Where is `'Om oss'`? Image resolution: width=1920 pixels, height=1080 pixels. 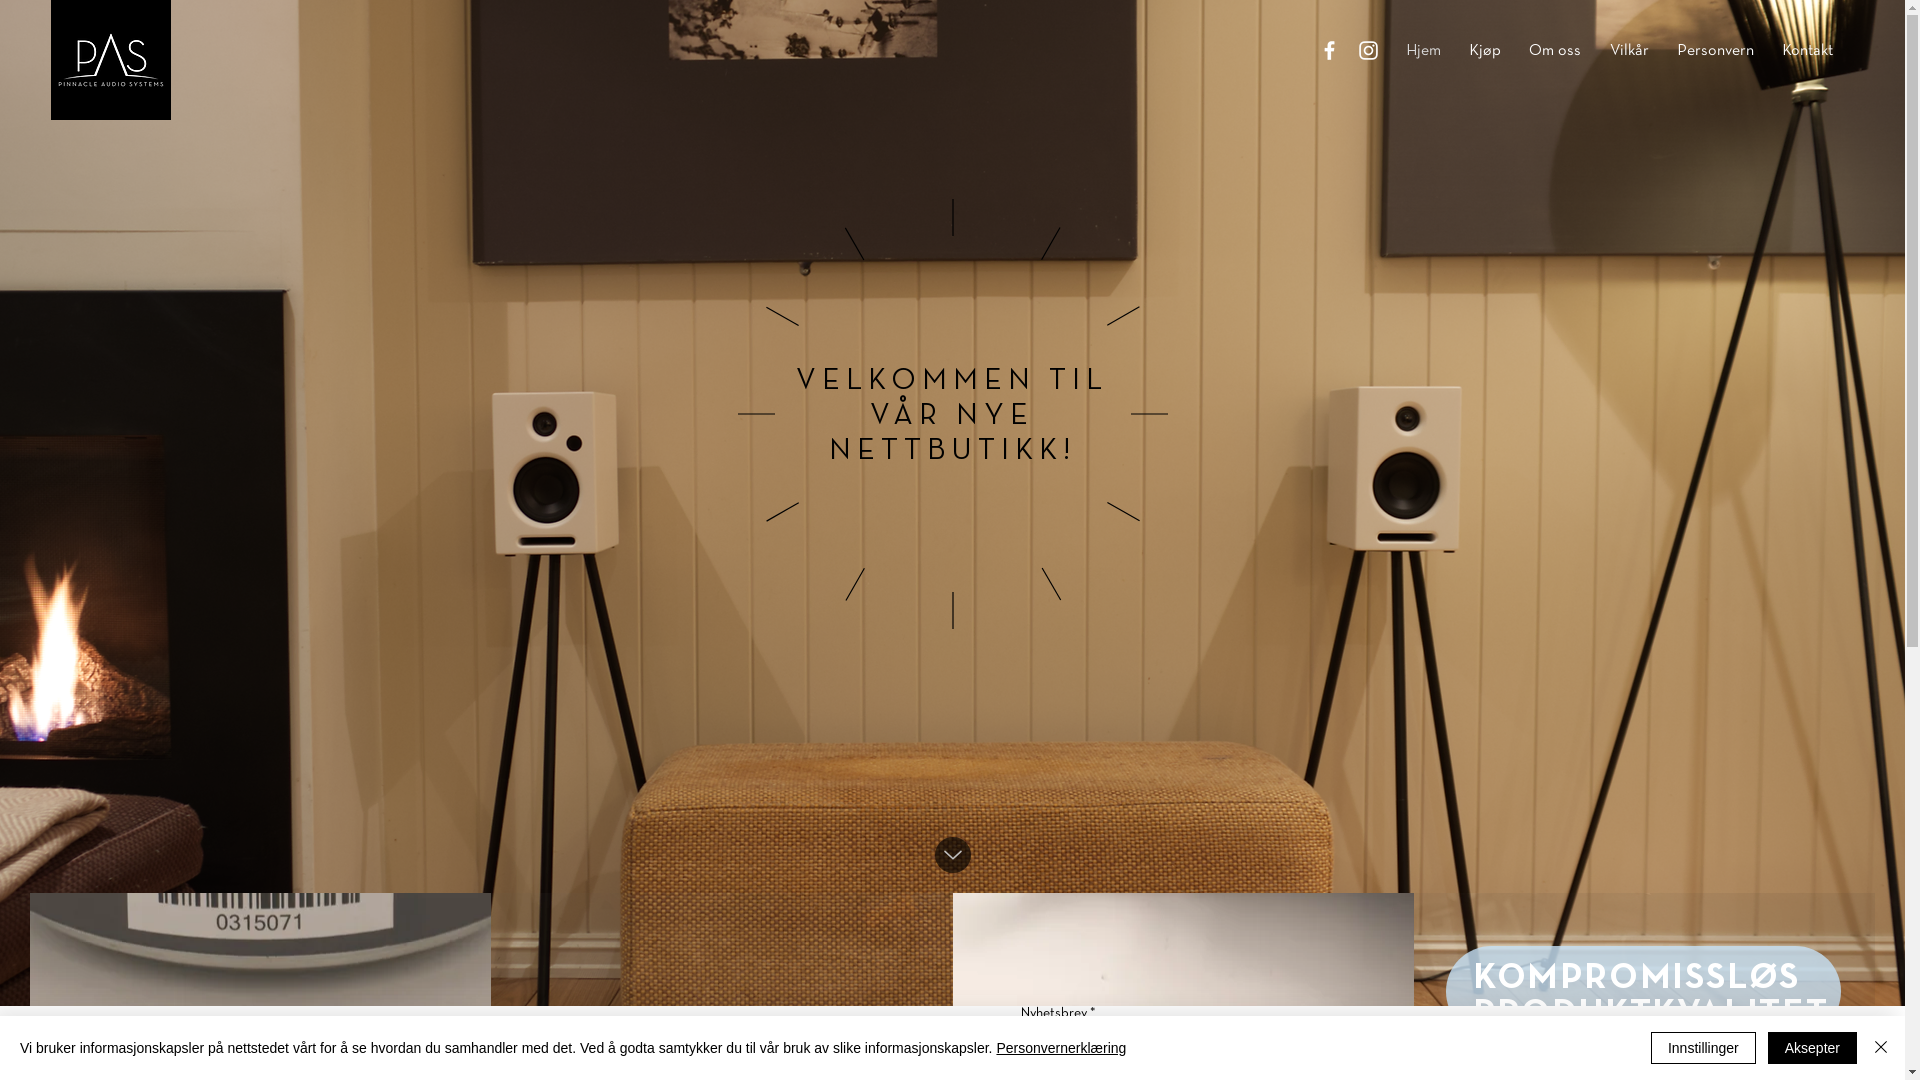
'Om oss' is located at coordinates (1554, 49).